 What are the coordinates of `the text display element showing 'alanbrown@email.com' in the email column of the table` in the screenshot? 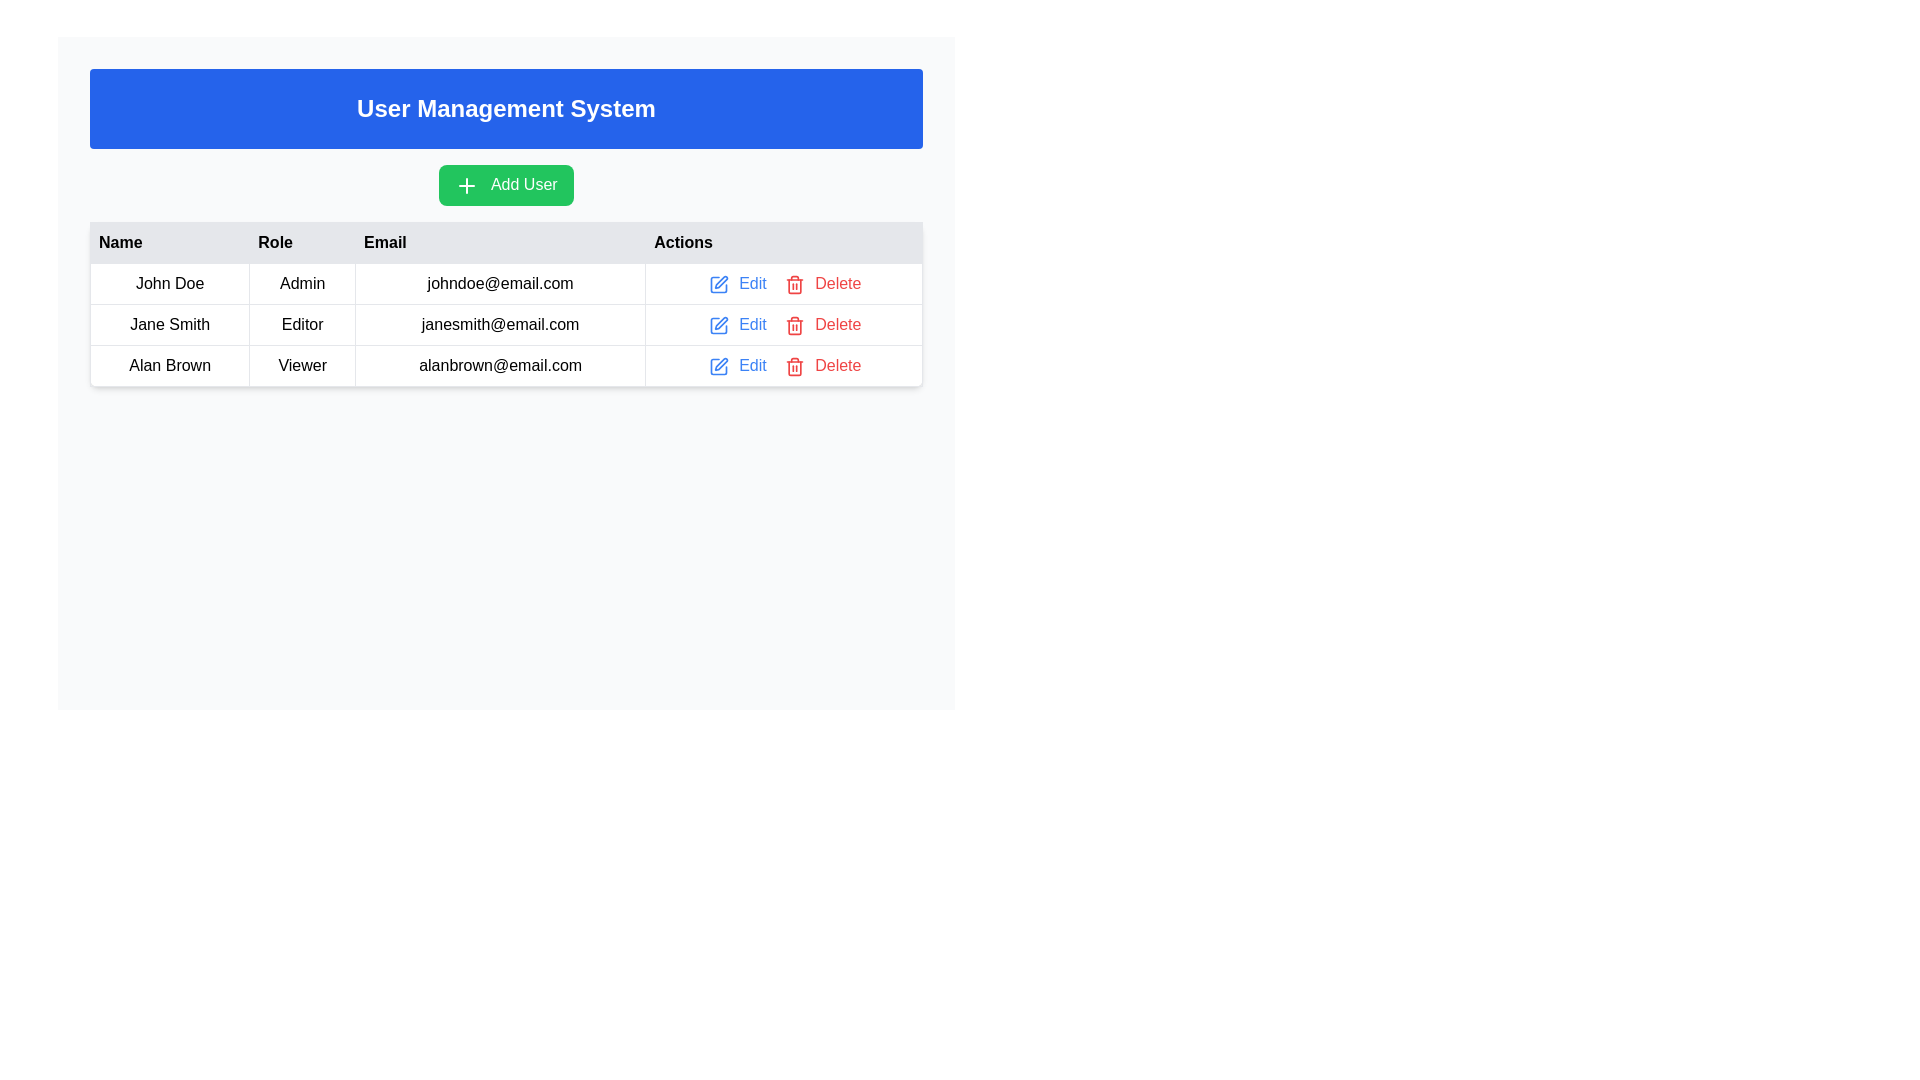 It's located at (500, 365).